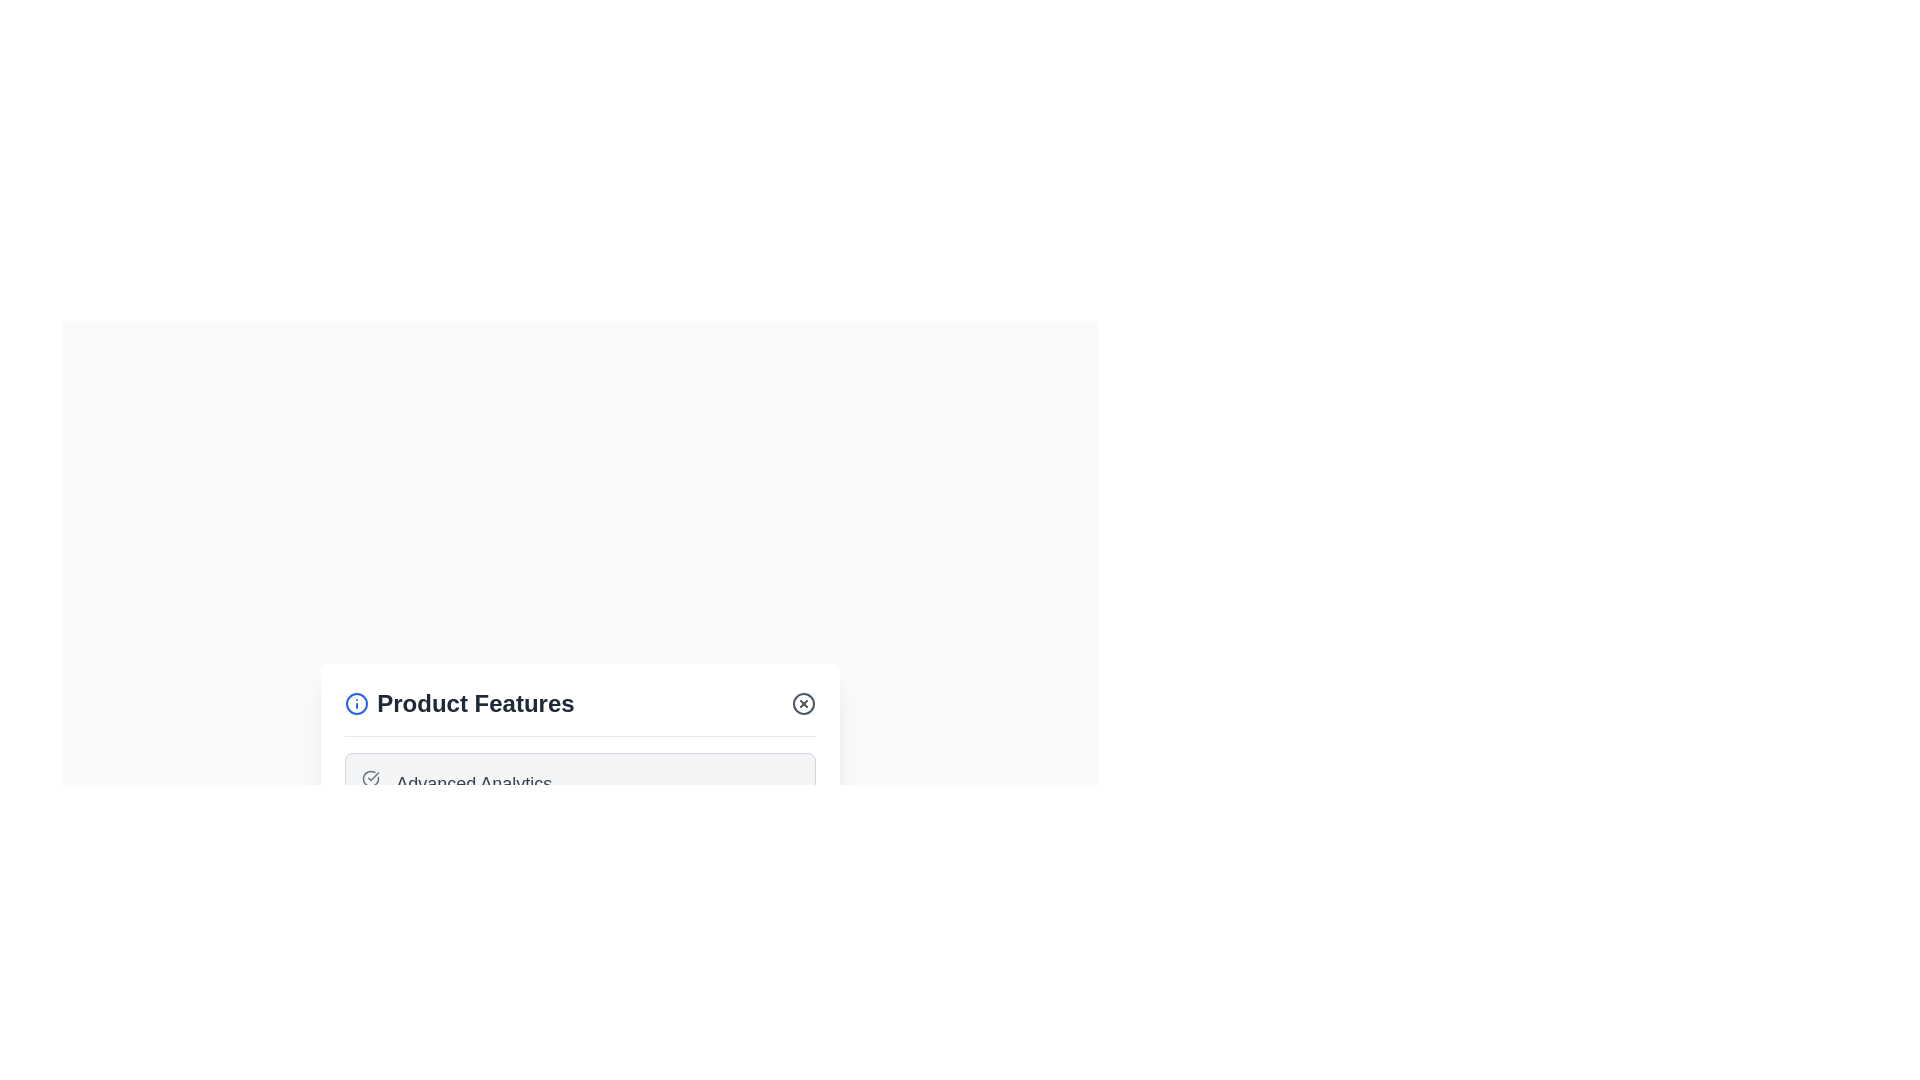 The width and height of the screenshot is (1920, 1080). I want to click on the circular button with a cross symbol located at the top-right corner of the 'Product Features' section, so click(803, 702).